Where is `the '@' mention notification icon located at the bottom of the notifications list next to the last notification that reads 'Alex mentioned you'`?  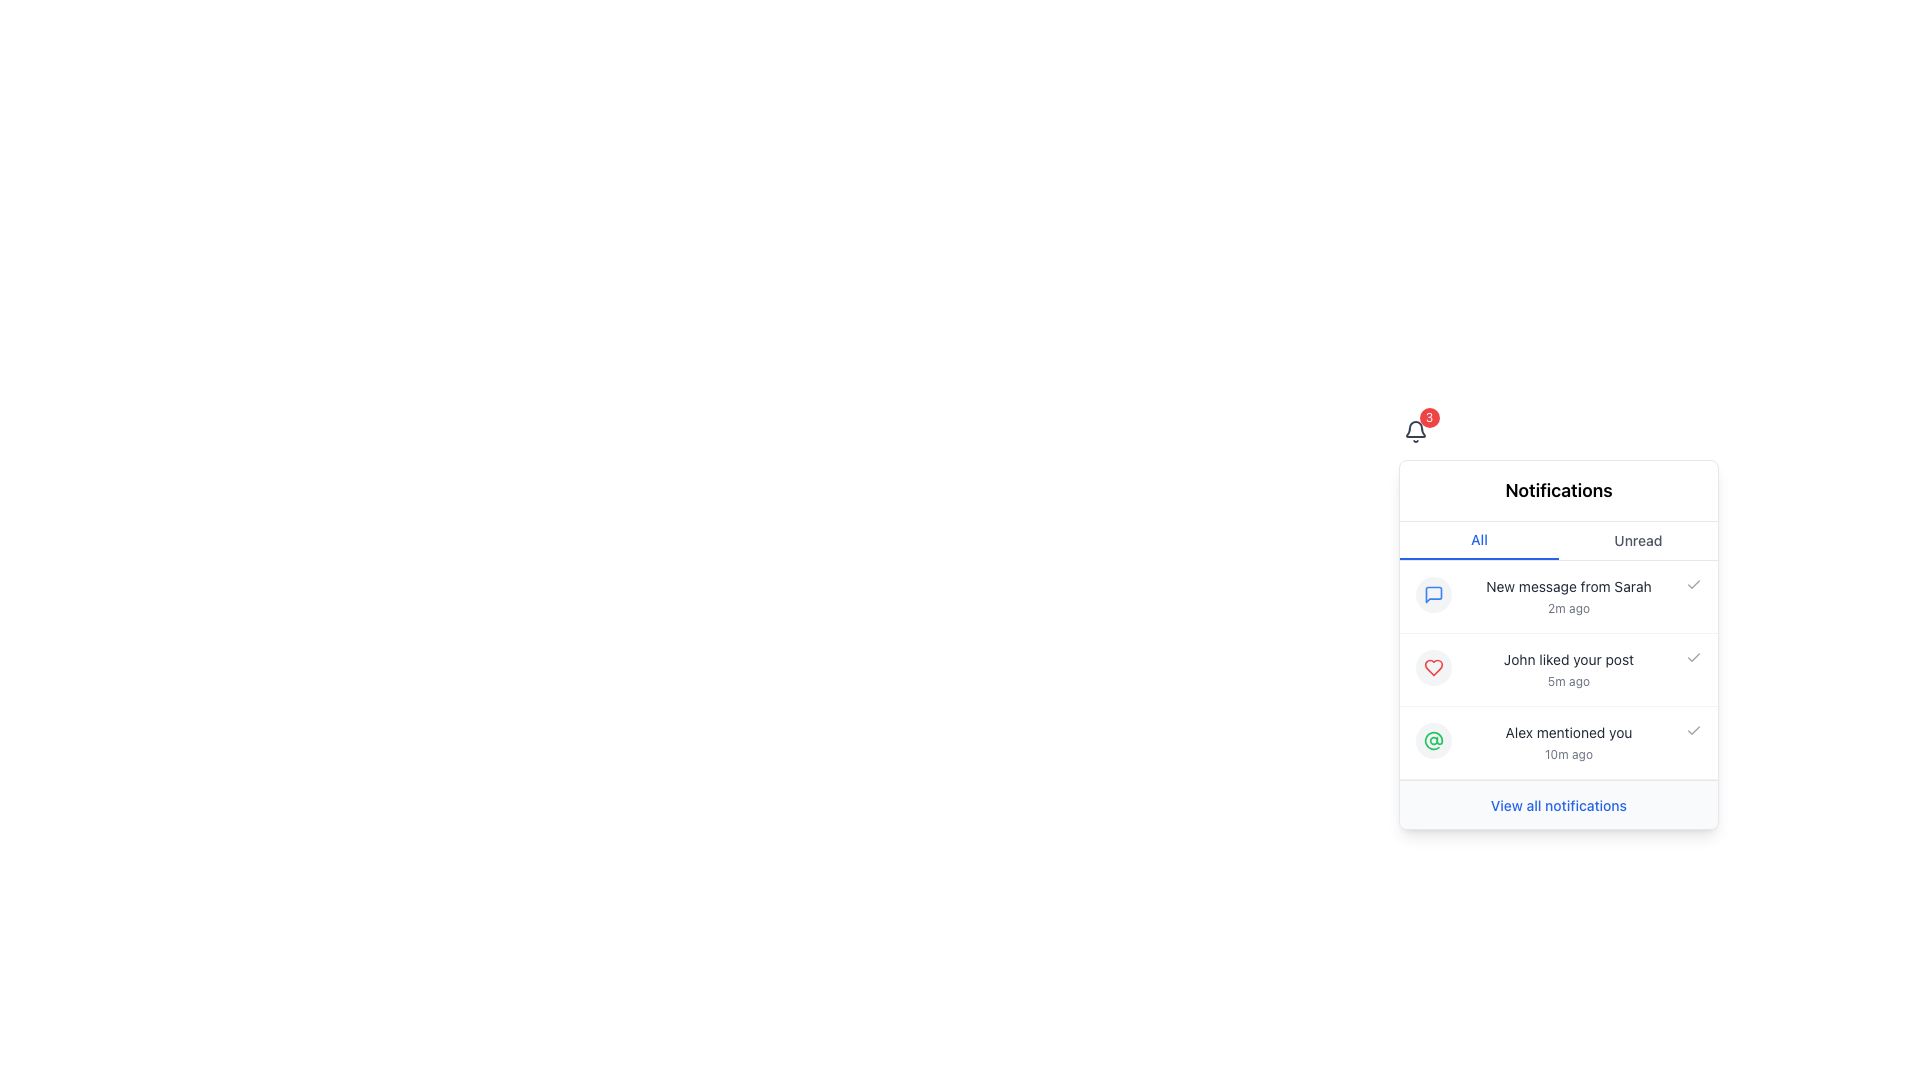 the '@' mention notification icon located at the bottom of the notifications list next to the last notification that reads 'Alex mentioned you' is located at coordinates (1433, 740).